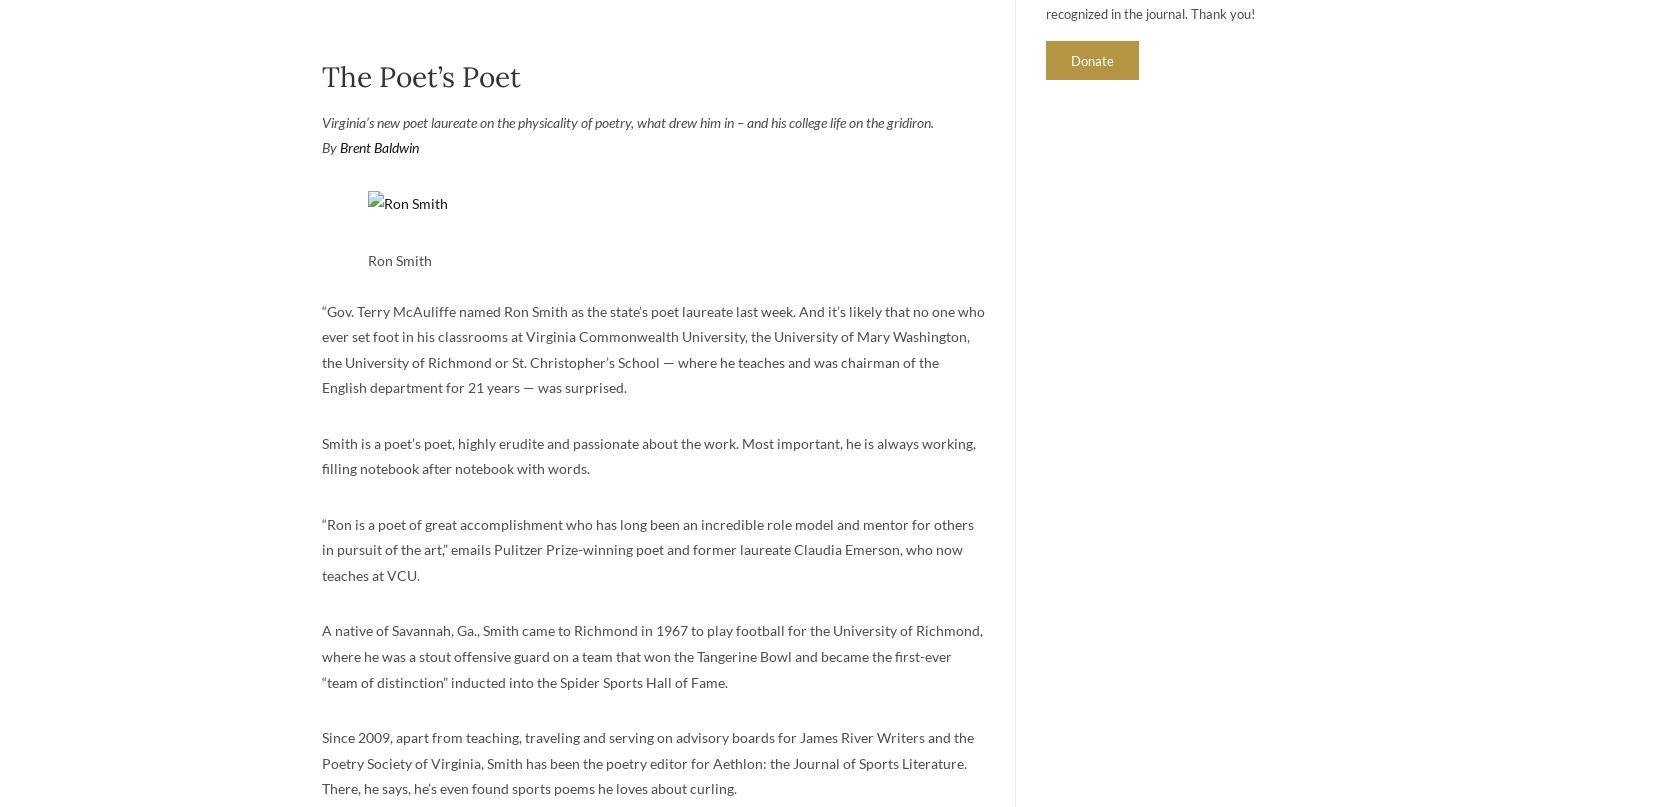 This screenshot has height=807, width=1653. What do you see at coordinates (419, 76) in the screenshot?
I see `'The Poet’s Poet'` at bounding box center [419, 76].